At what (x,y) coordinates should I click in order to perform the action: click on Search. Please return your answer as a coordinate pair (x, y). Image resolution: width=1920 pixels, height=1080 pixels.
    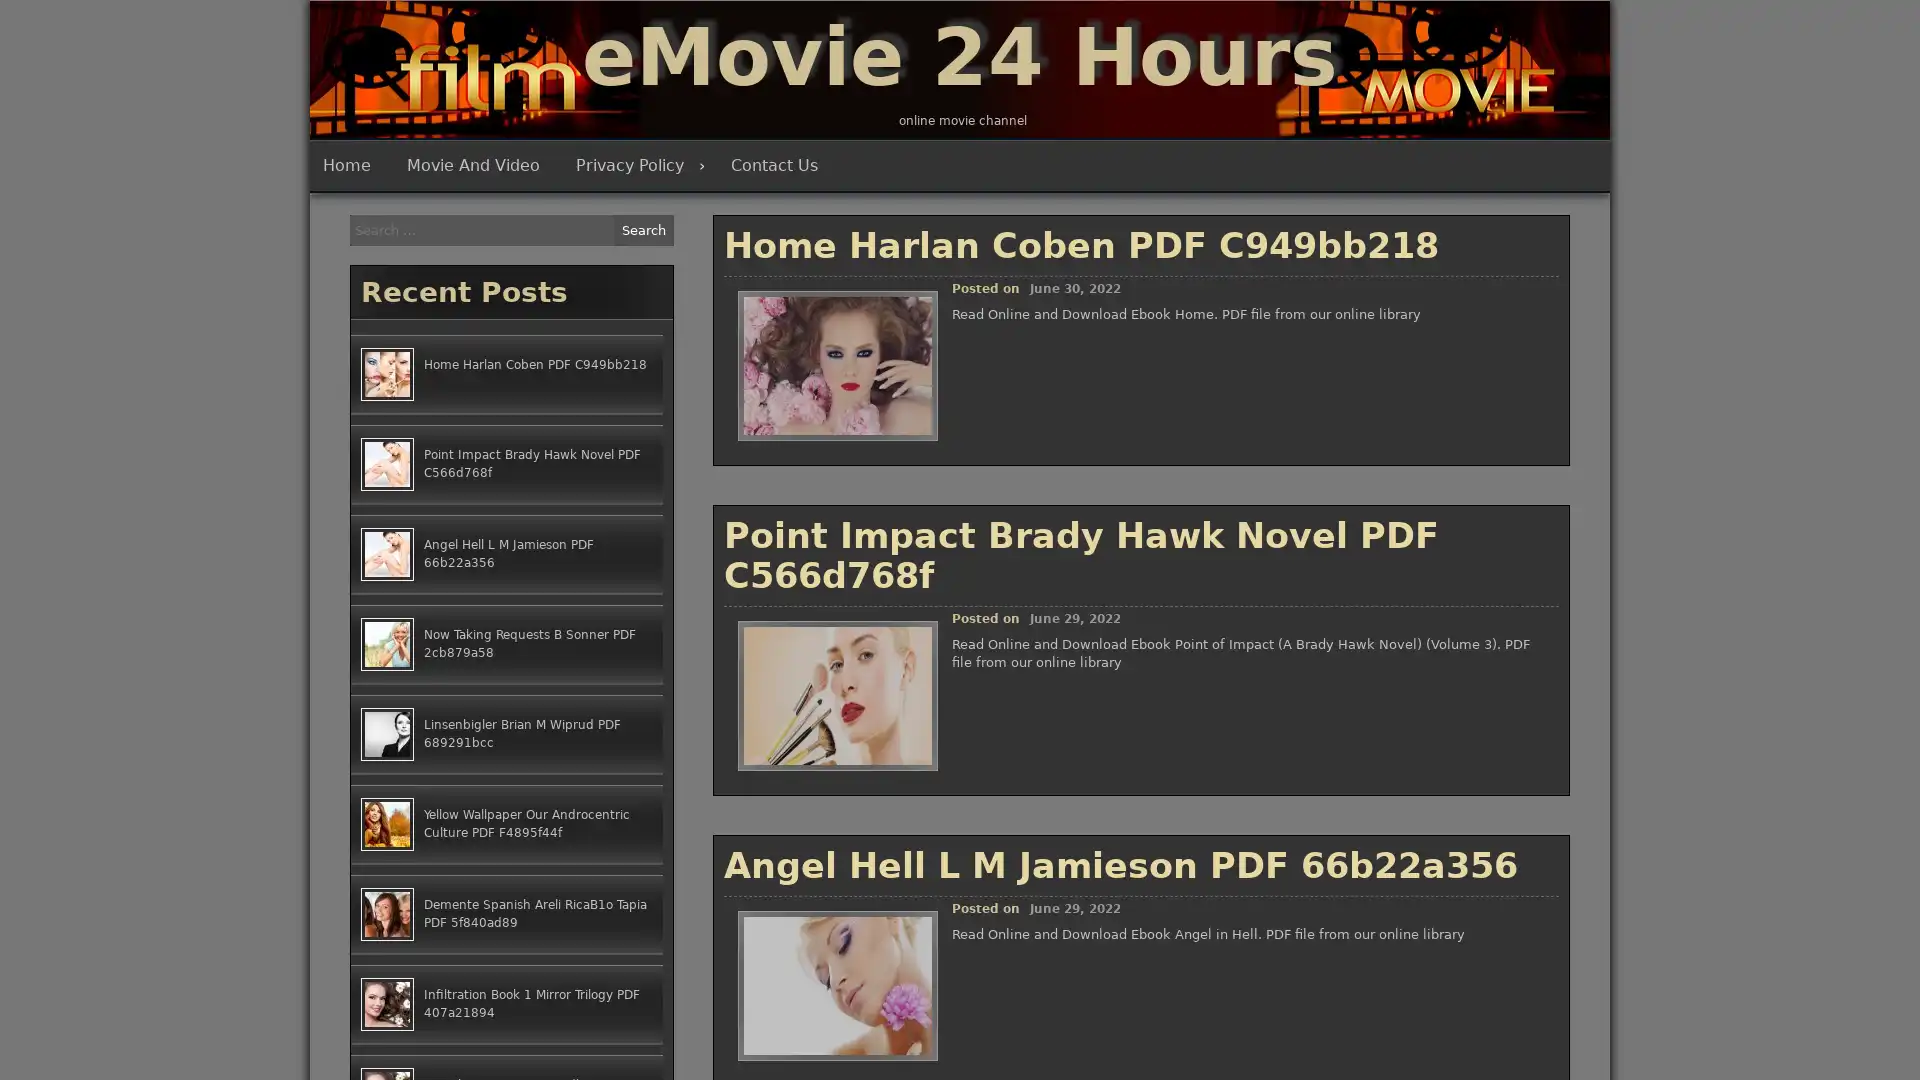
    Looking at the image, I should click on (643, 229).